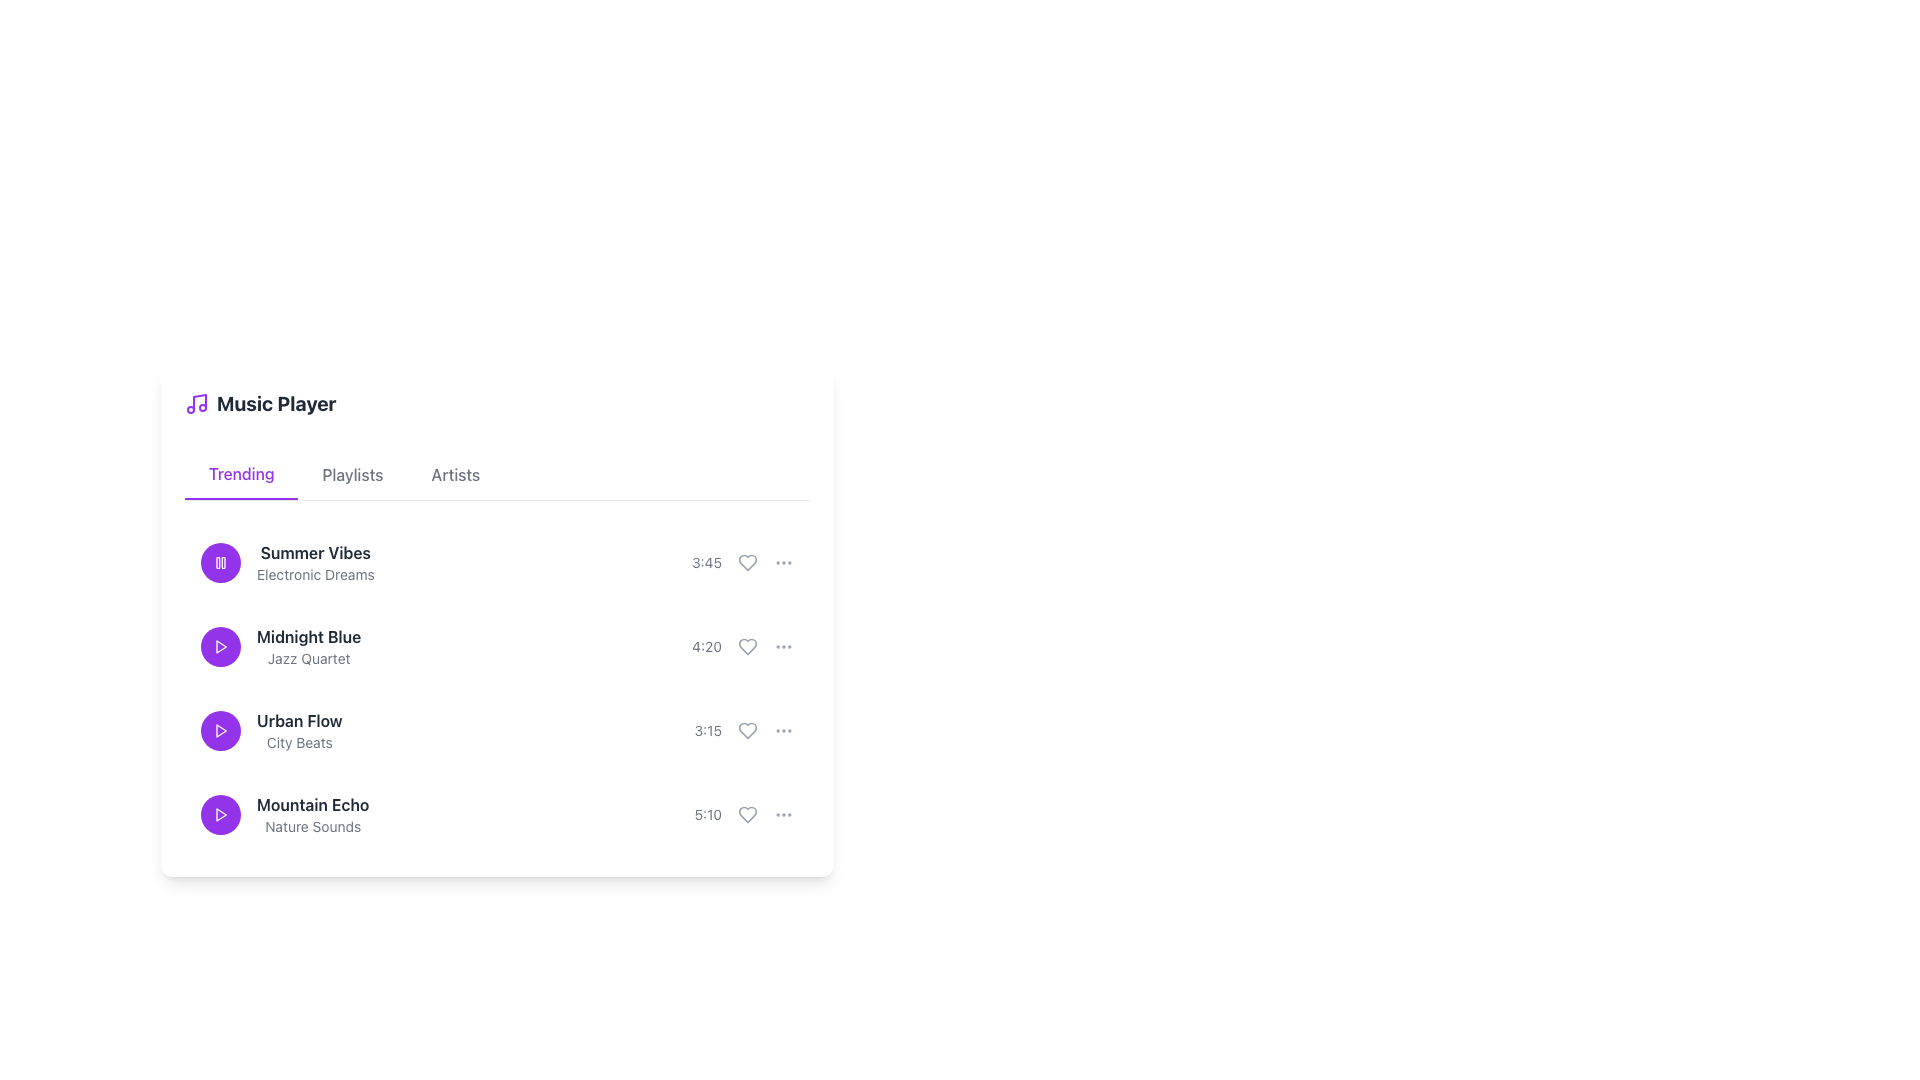 This screenshot has width=1920, height=1080. Describe the element at coordinates (286, 563) in the screenshot. I see `the text label 'Summer Vibes' which is the first entry in the playlist under the 'Trending' tab to interact with related content` at that location.